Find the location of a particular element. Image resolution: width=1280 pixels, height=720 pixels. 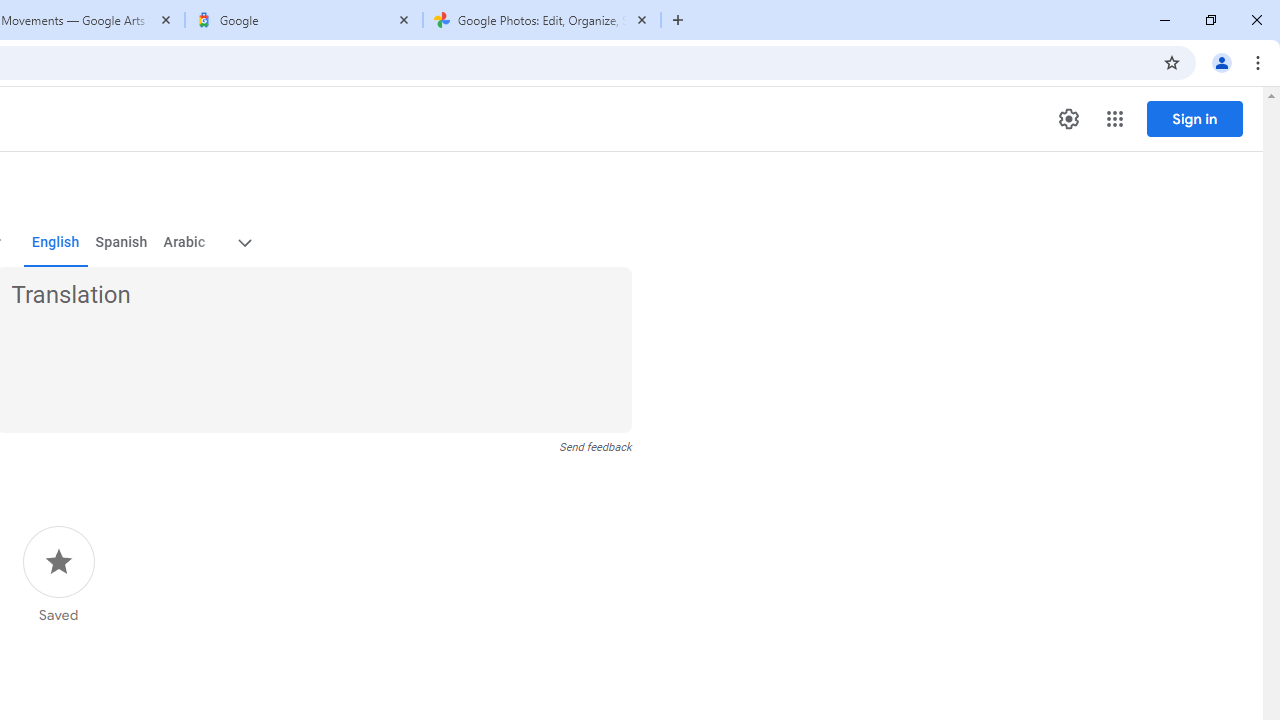

'Settings' is located at coordinates (1067, 119).